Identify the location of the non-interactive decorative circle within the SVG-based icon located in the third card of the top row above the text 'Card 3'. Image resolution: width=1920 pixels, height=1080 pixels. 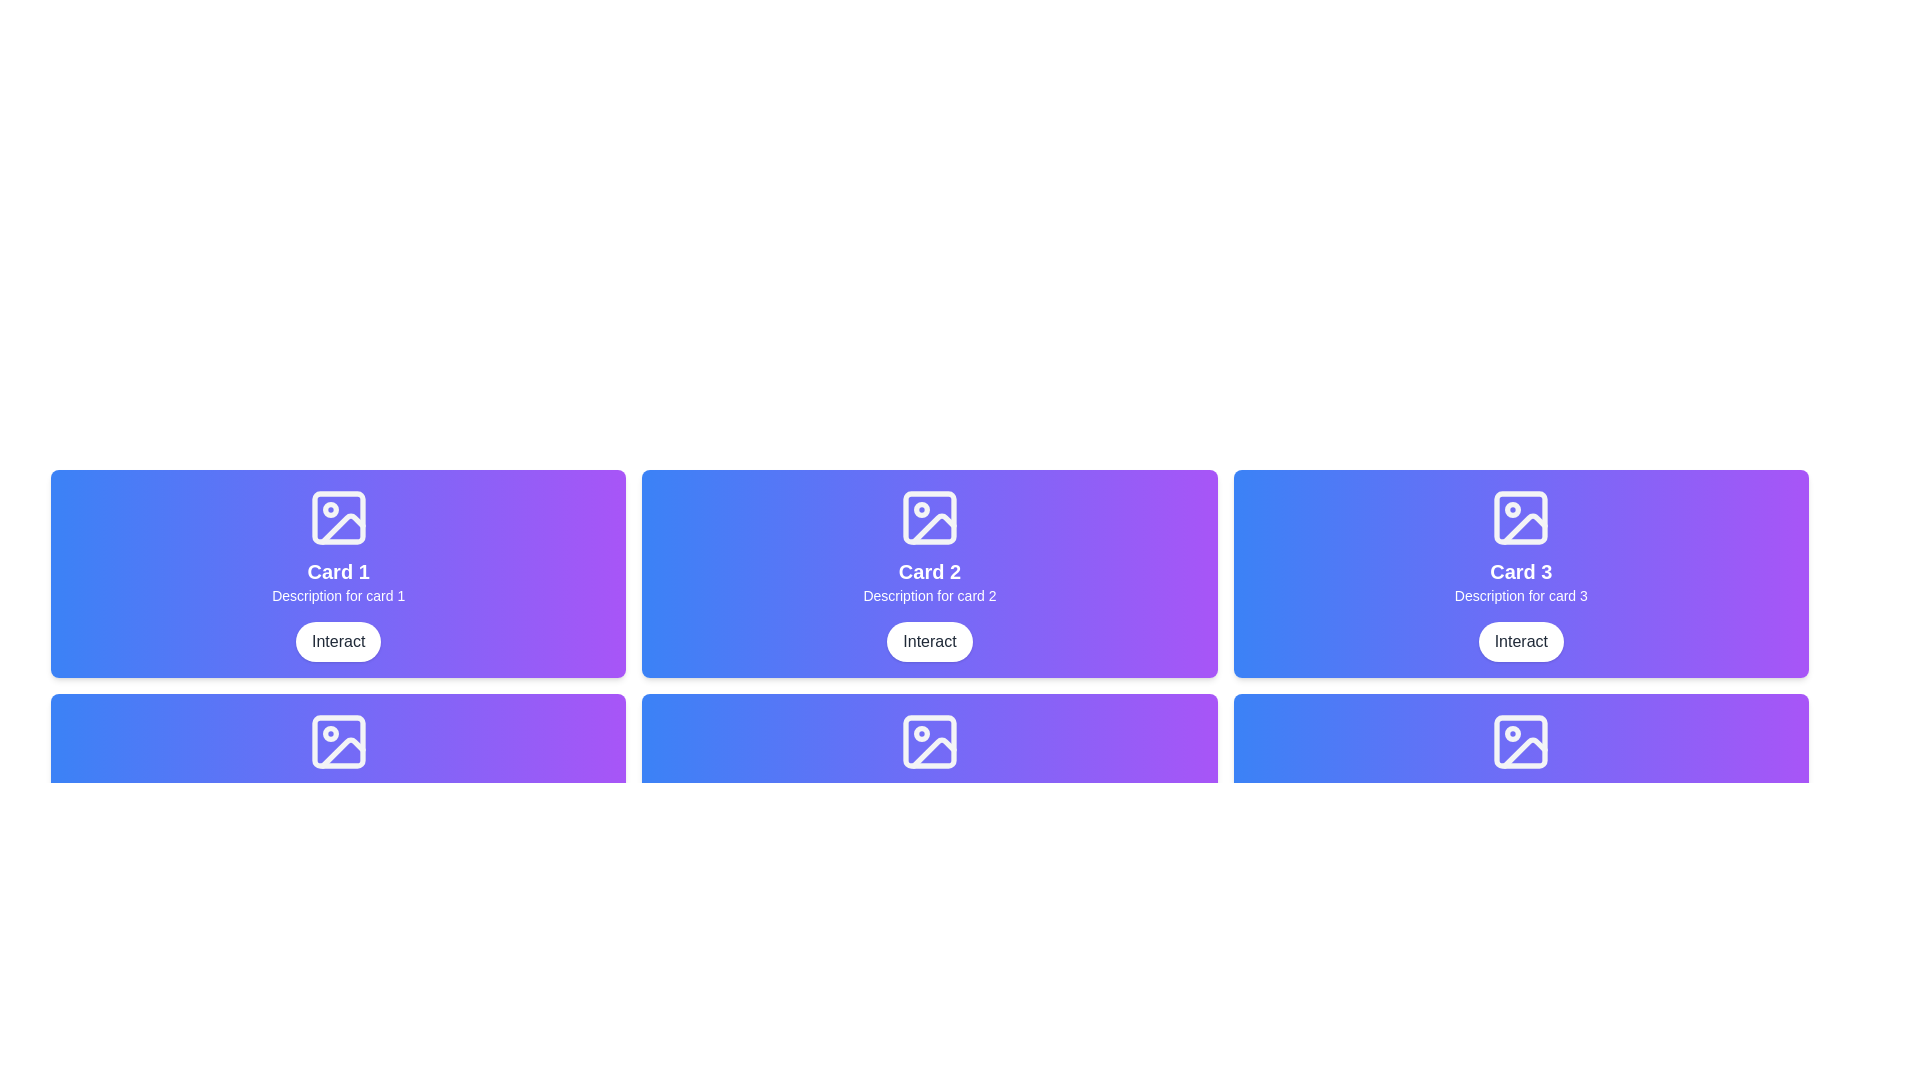
(1513, 508).